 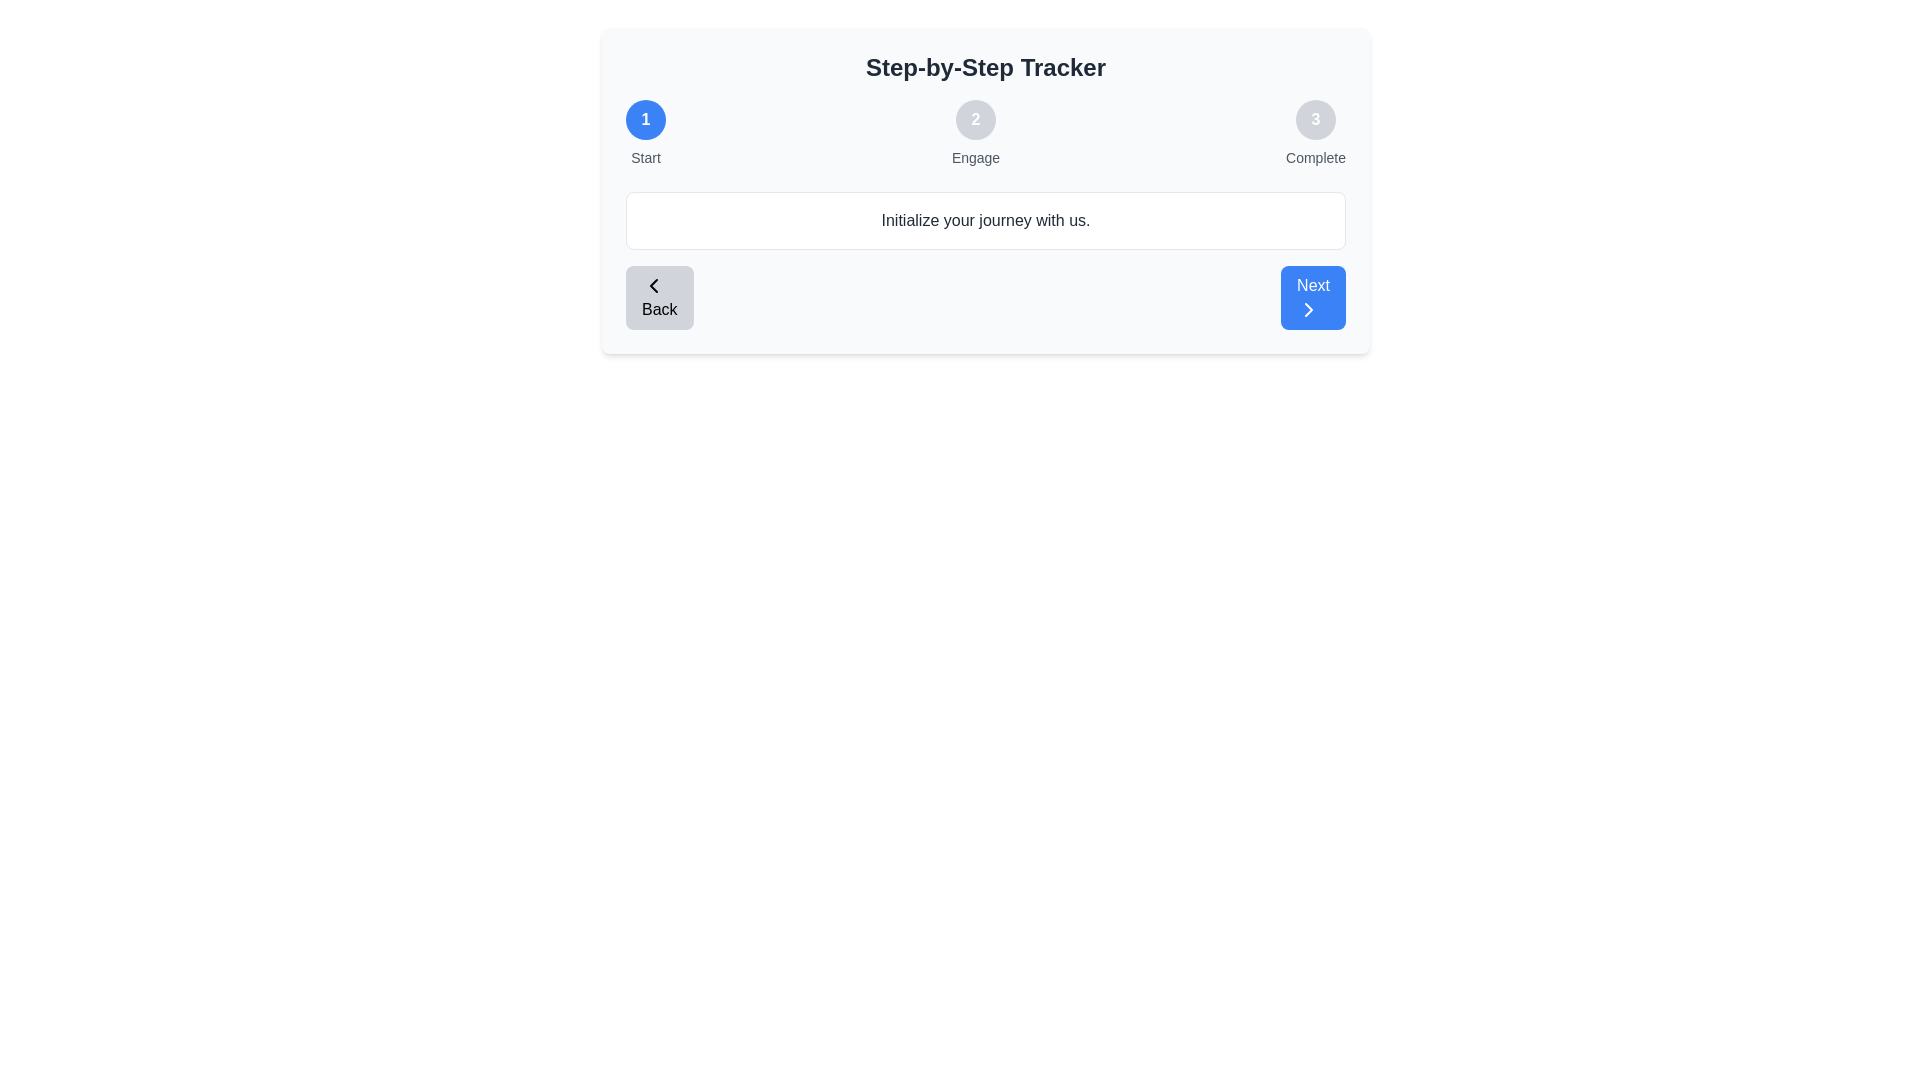 I want to click on the text label displaying 'Complete', which is styled with a small, gray font and is located under the circular step indicator with the number '3' in the top-right corner of the step-by-step tracker interface, so click(x=1315, y=157).